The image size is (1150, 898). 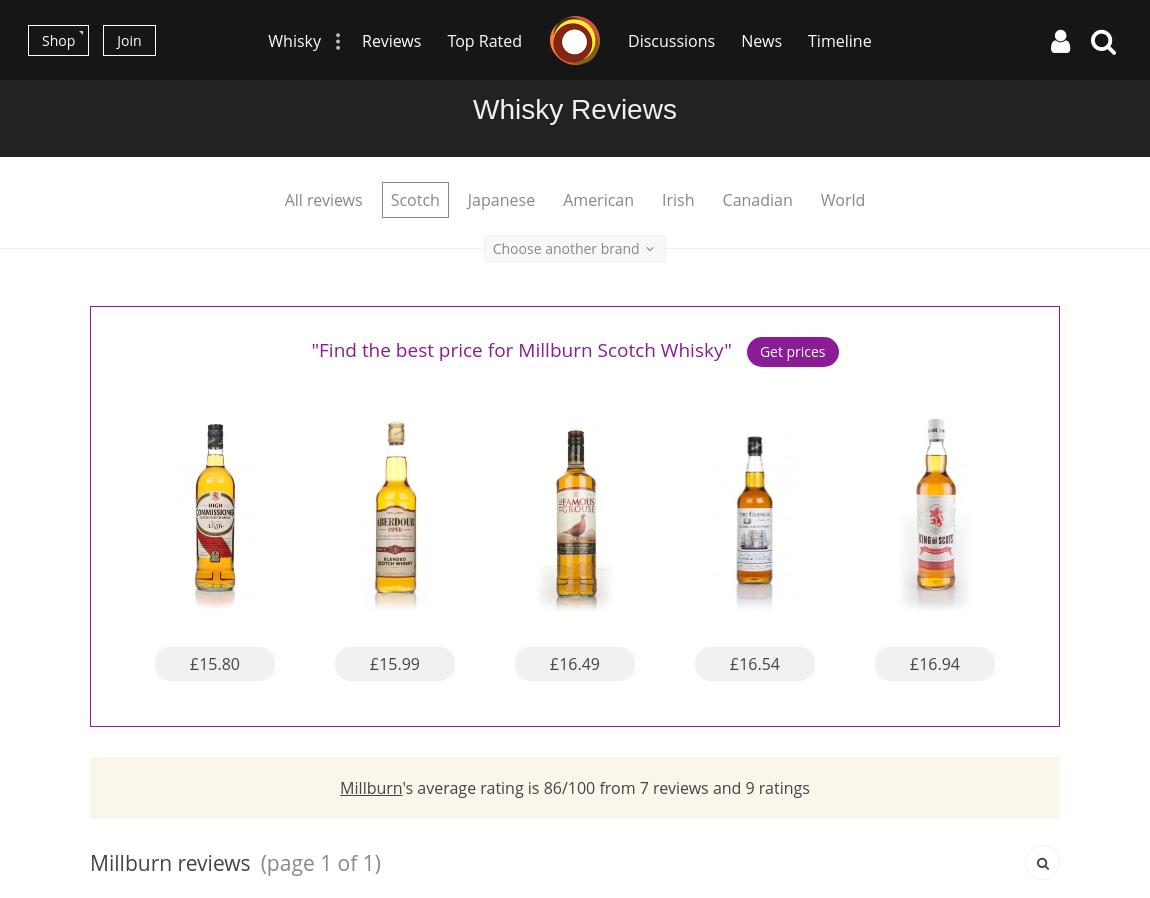 I want to click on ''s average rating is 86/100 from 7 reviews and 9 ratings', so click(x=402, y=787).